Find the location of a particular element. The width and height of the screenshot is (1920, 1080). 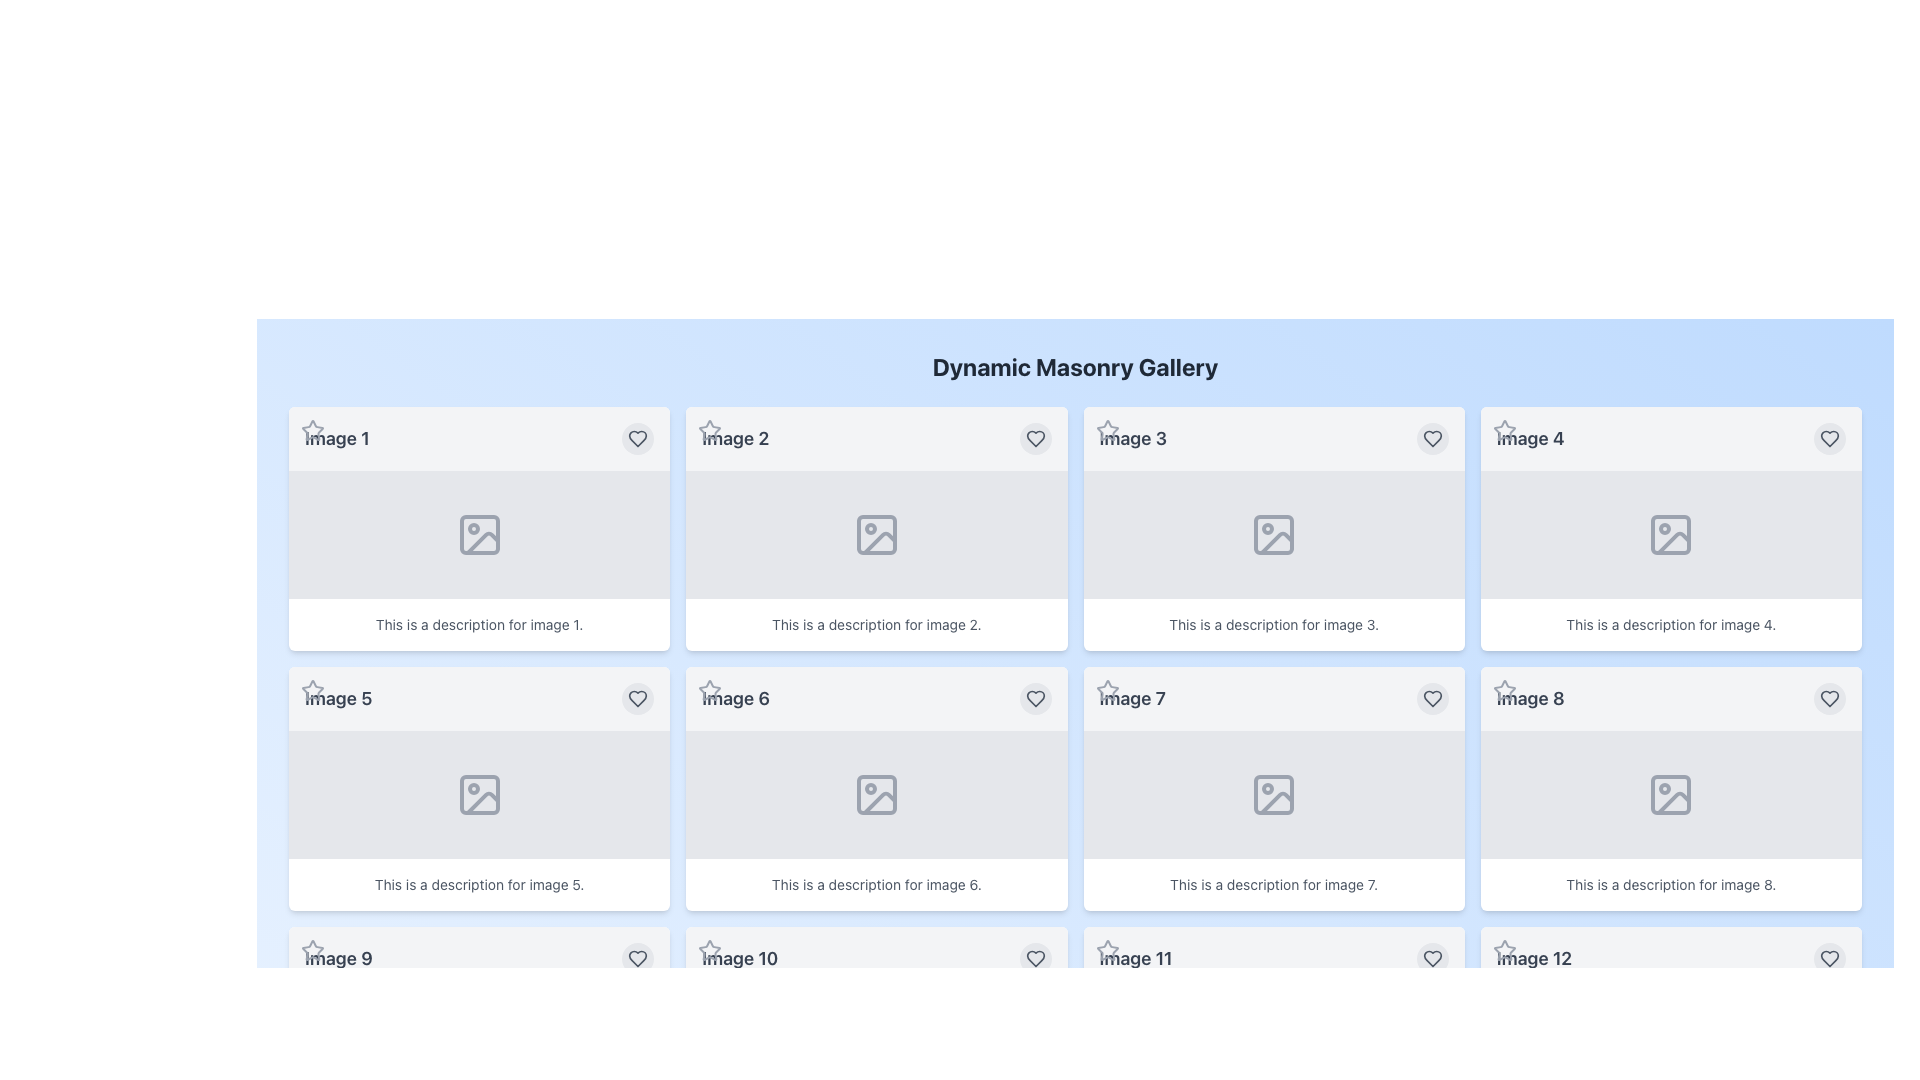

the heart icon located at the bottom-right corner of the 'Image 12' card is located at coordinates (1829, 958).